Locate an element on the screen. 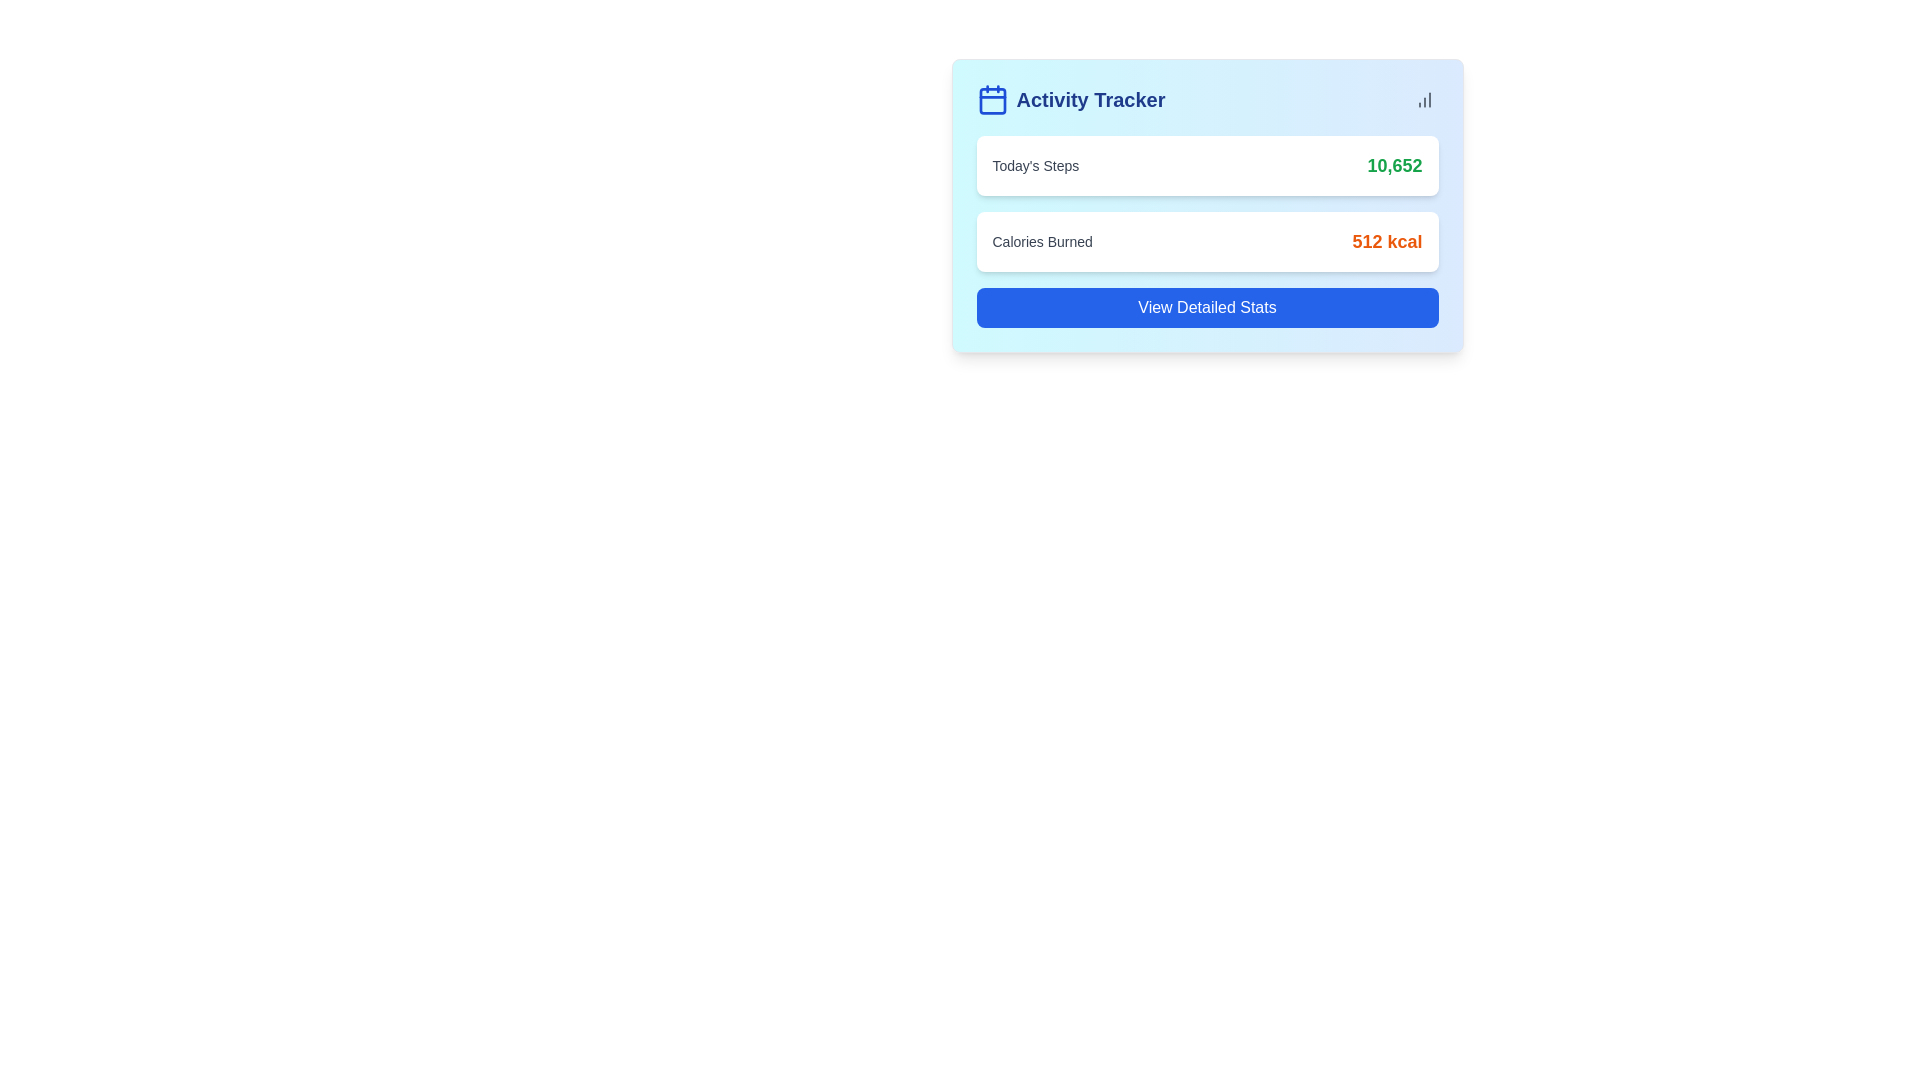 Image resolution: width=1920 pixels, height=1080 pixels. value displayed on the text label that shows the current step count for the day, located on the right side of the horizontal section within a card on the dashboard interface is located at coordinates (1393, 164).